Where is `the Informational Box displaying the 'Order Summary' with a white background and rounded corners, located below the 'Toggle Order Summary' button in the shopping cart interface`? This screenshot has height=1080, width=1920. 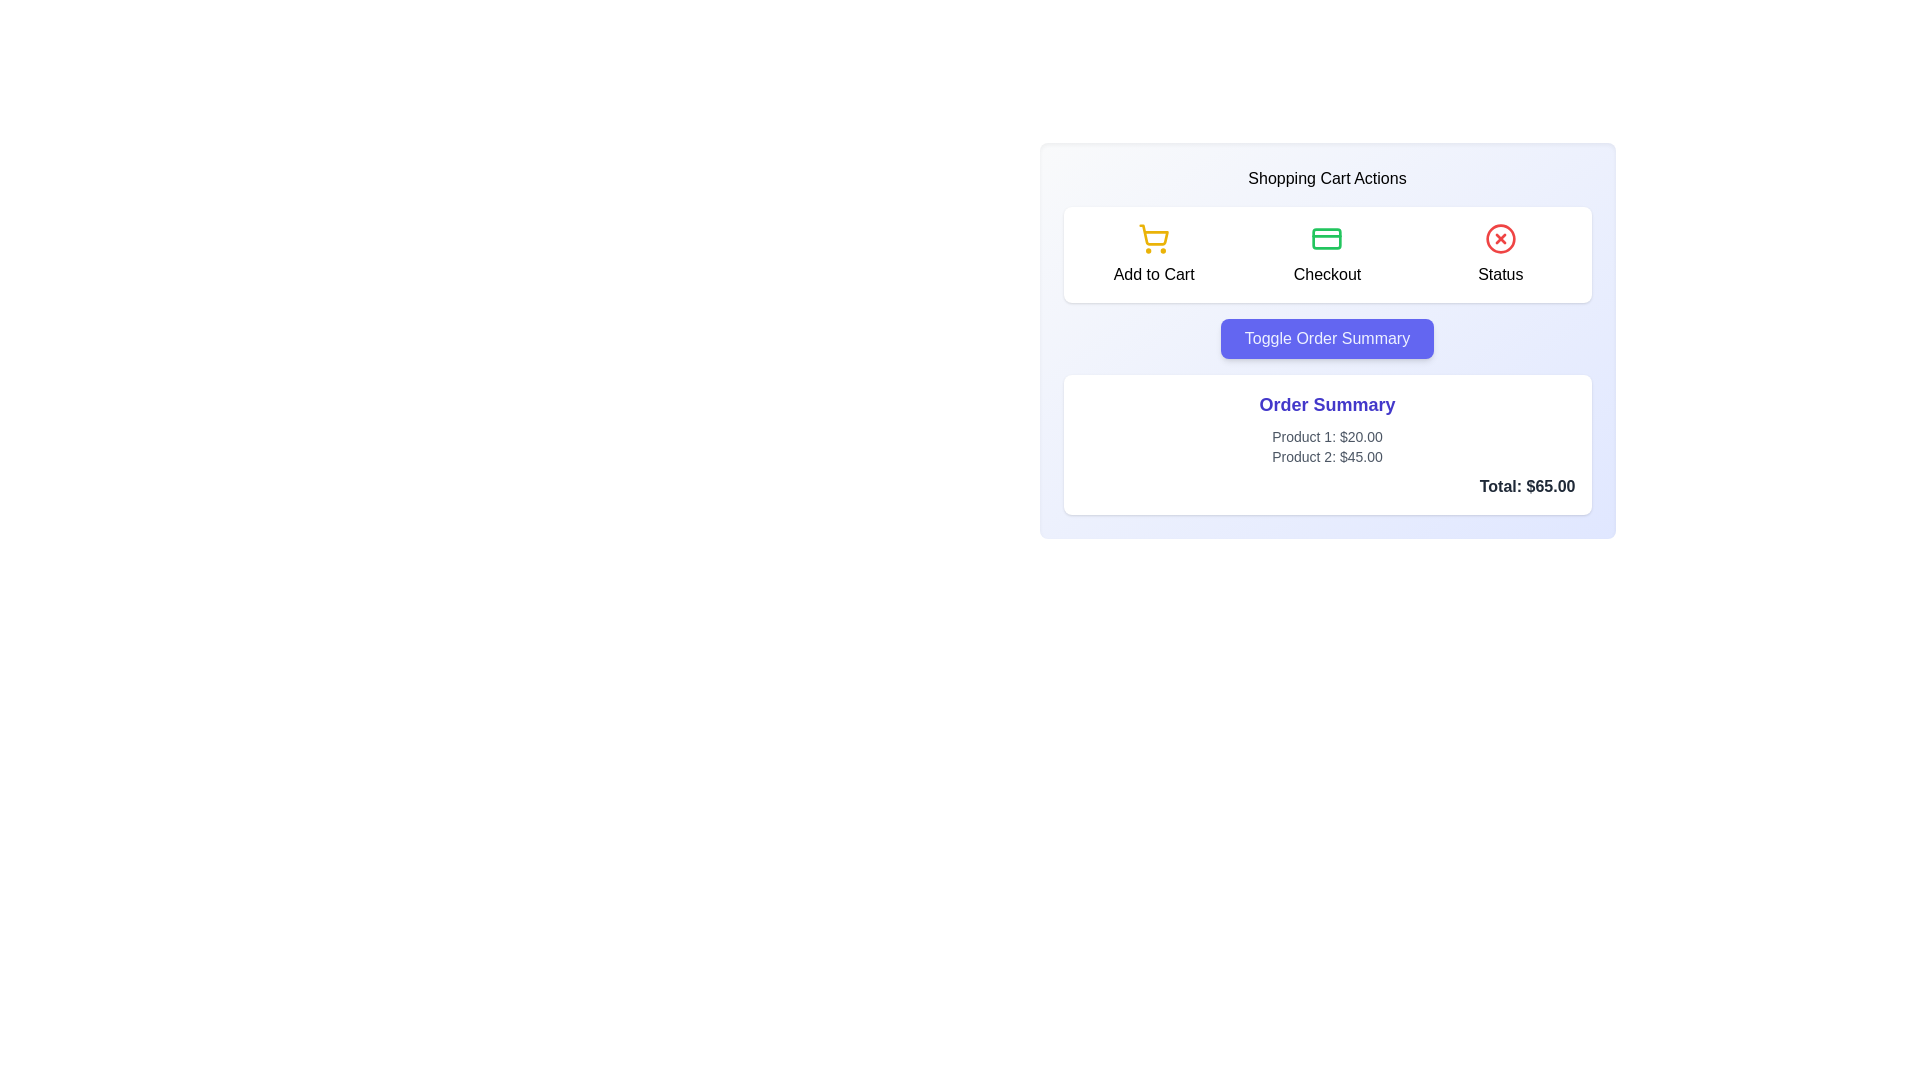 the Informational Box displaying the 'Order Summary' with a white background and rounded corners, located below the 'Toggle Order Summary' button in the shopping cart interface is located at coordinates (1327, 443).